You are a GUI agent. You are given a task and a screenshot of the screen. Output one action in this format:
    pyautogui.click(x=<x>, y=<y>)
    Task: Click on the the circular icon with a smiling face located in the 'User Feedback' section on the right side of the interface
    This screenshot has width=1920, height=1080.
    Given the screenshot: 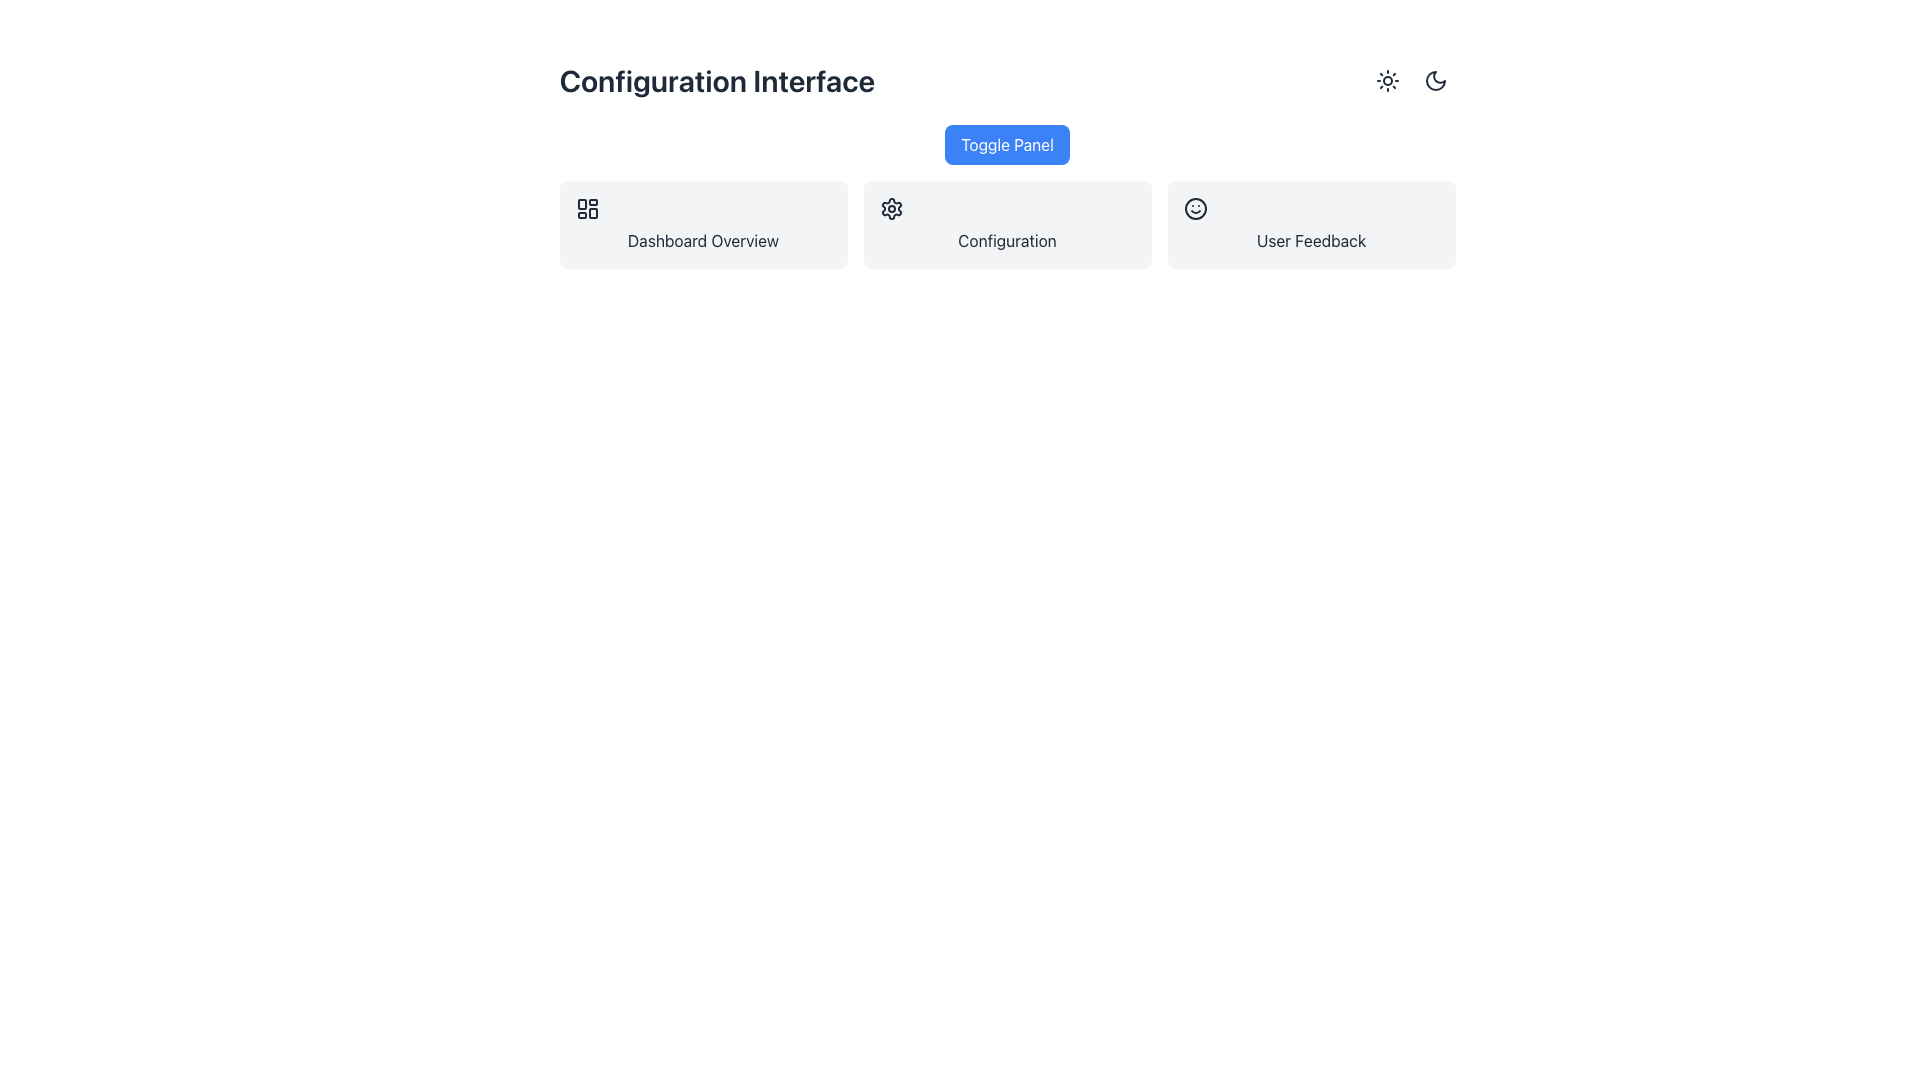 What is the action you would take?
    pyautogui.click(x=1195, y=208)
    